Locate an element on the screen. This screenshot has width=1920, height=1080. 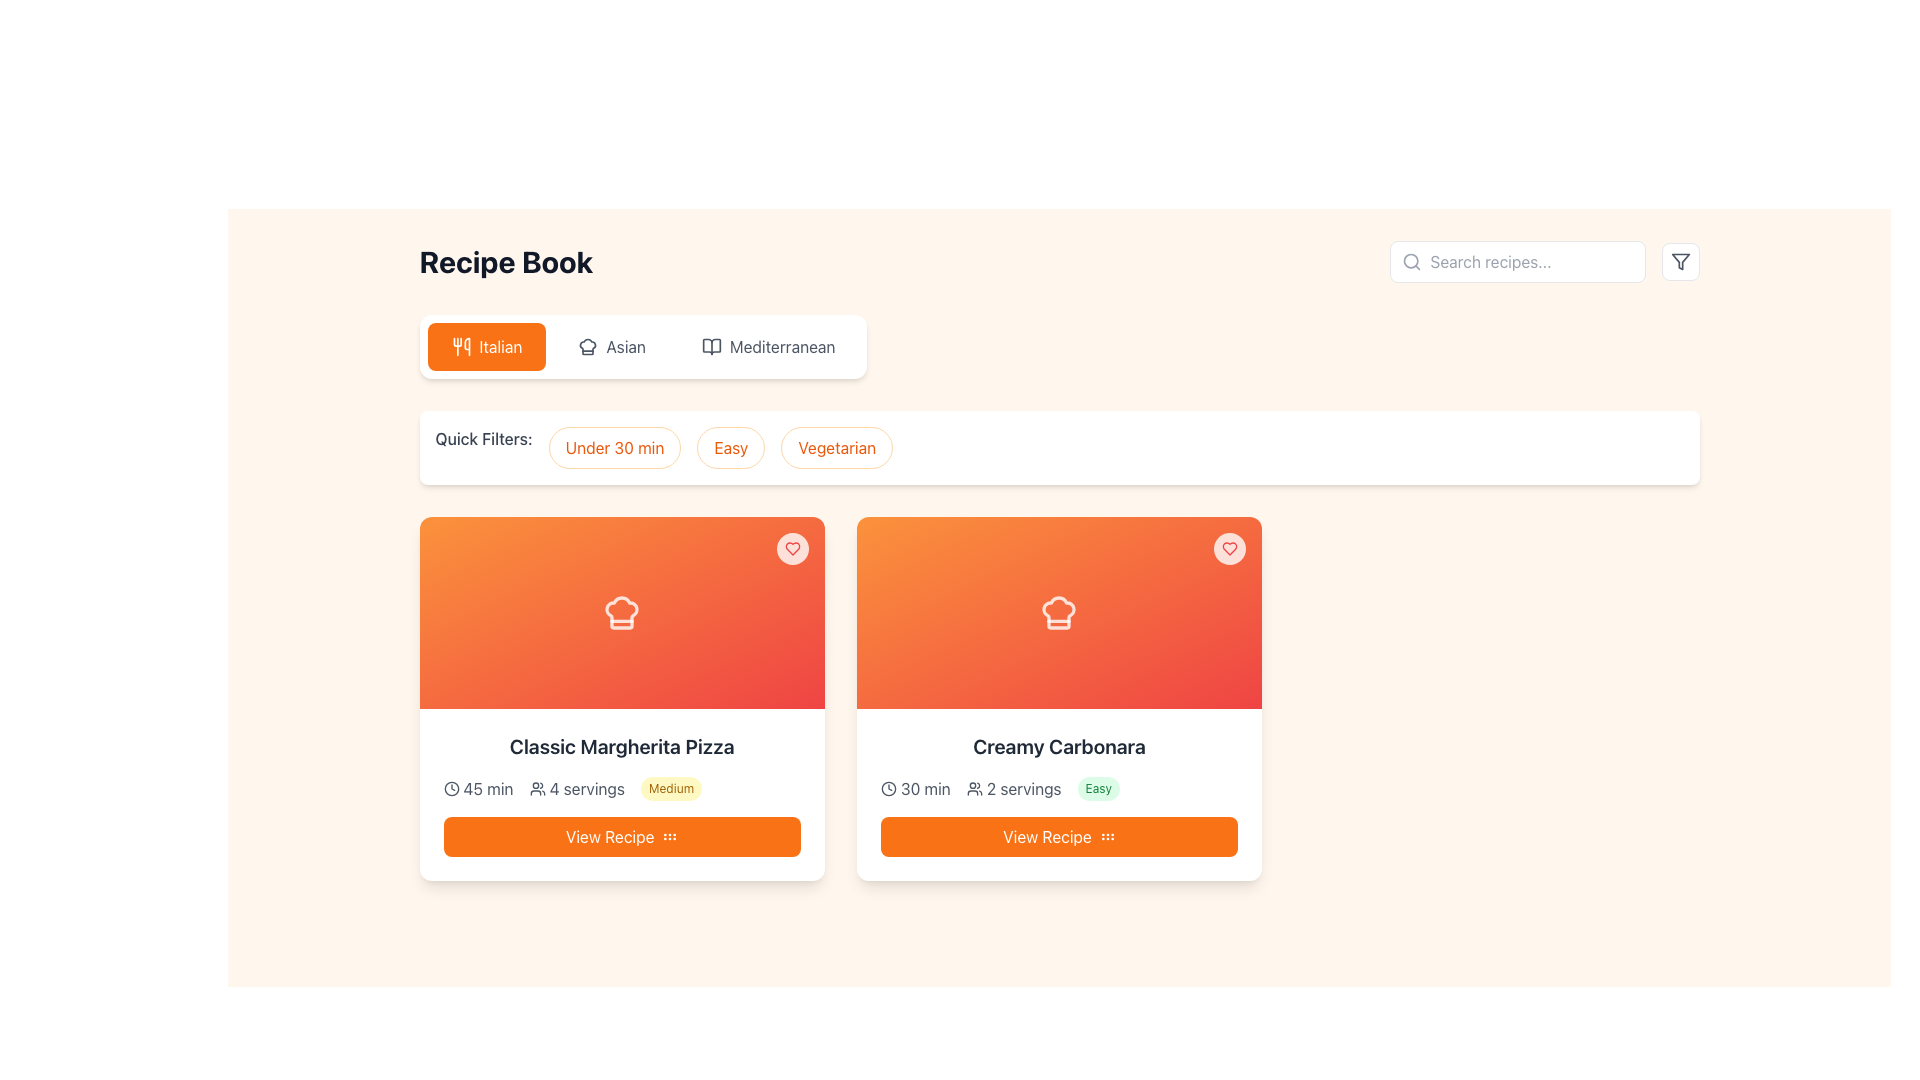
the Decorative banner featuring a gradient background from orange to red, with a white chef hat icon, positioned above the 'Creamy Carbonara' text in the second recipe column is located at coordinates (1058, 612).